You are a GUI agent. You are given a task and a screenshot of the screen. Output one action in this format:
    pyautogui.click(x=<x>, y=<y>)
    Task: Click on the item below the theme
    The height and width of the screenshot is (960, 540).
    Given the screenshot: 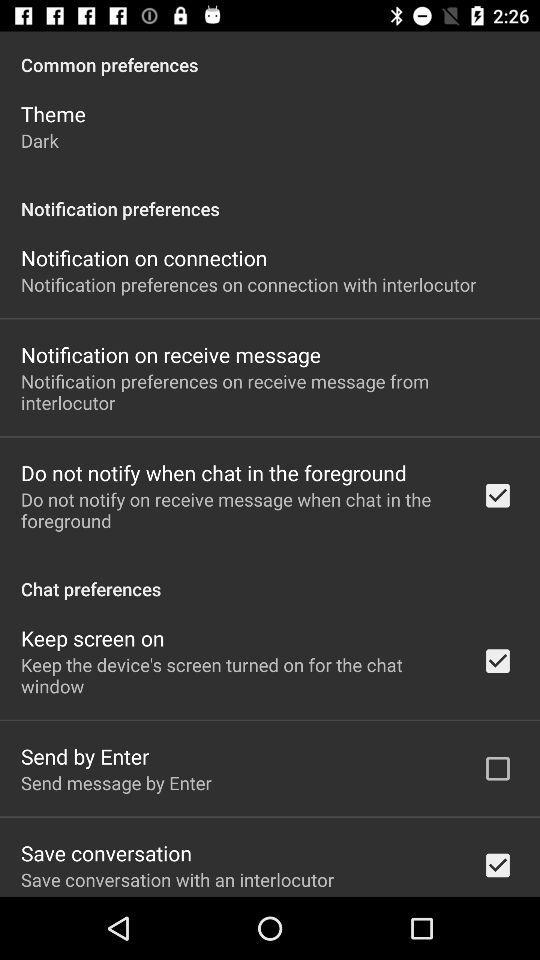 What is the action you would take?
    pyautogui.click(x=39, y=139)
    